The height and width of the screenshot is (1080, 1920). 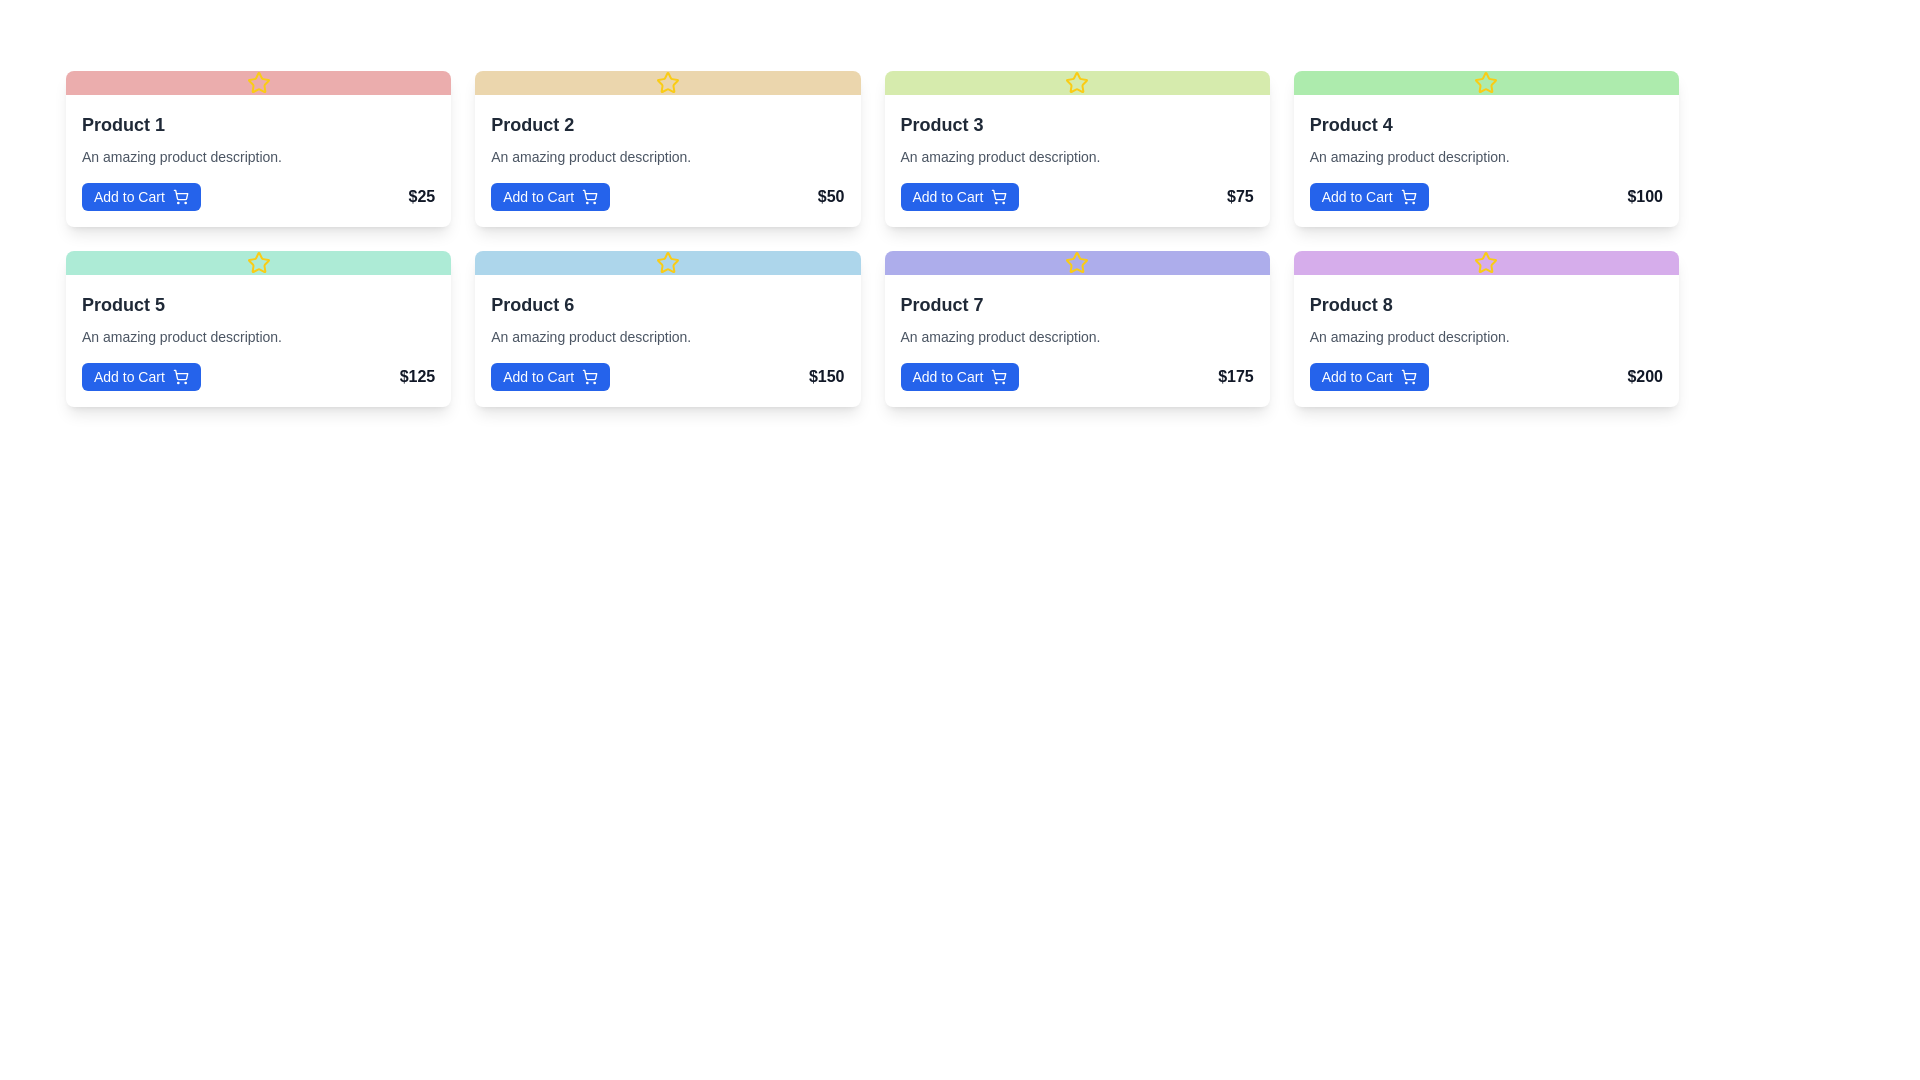 What do you see at coordinates (999, 196) in the screenshot?
I see `the icon next to the 'Add to Cart' text for Product 3 to initiate adding the product to the shopping cart` at bounding box center [999, 196].